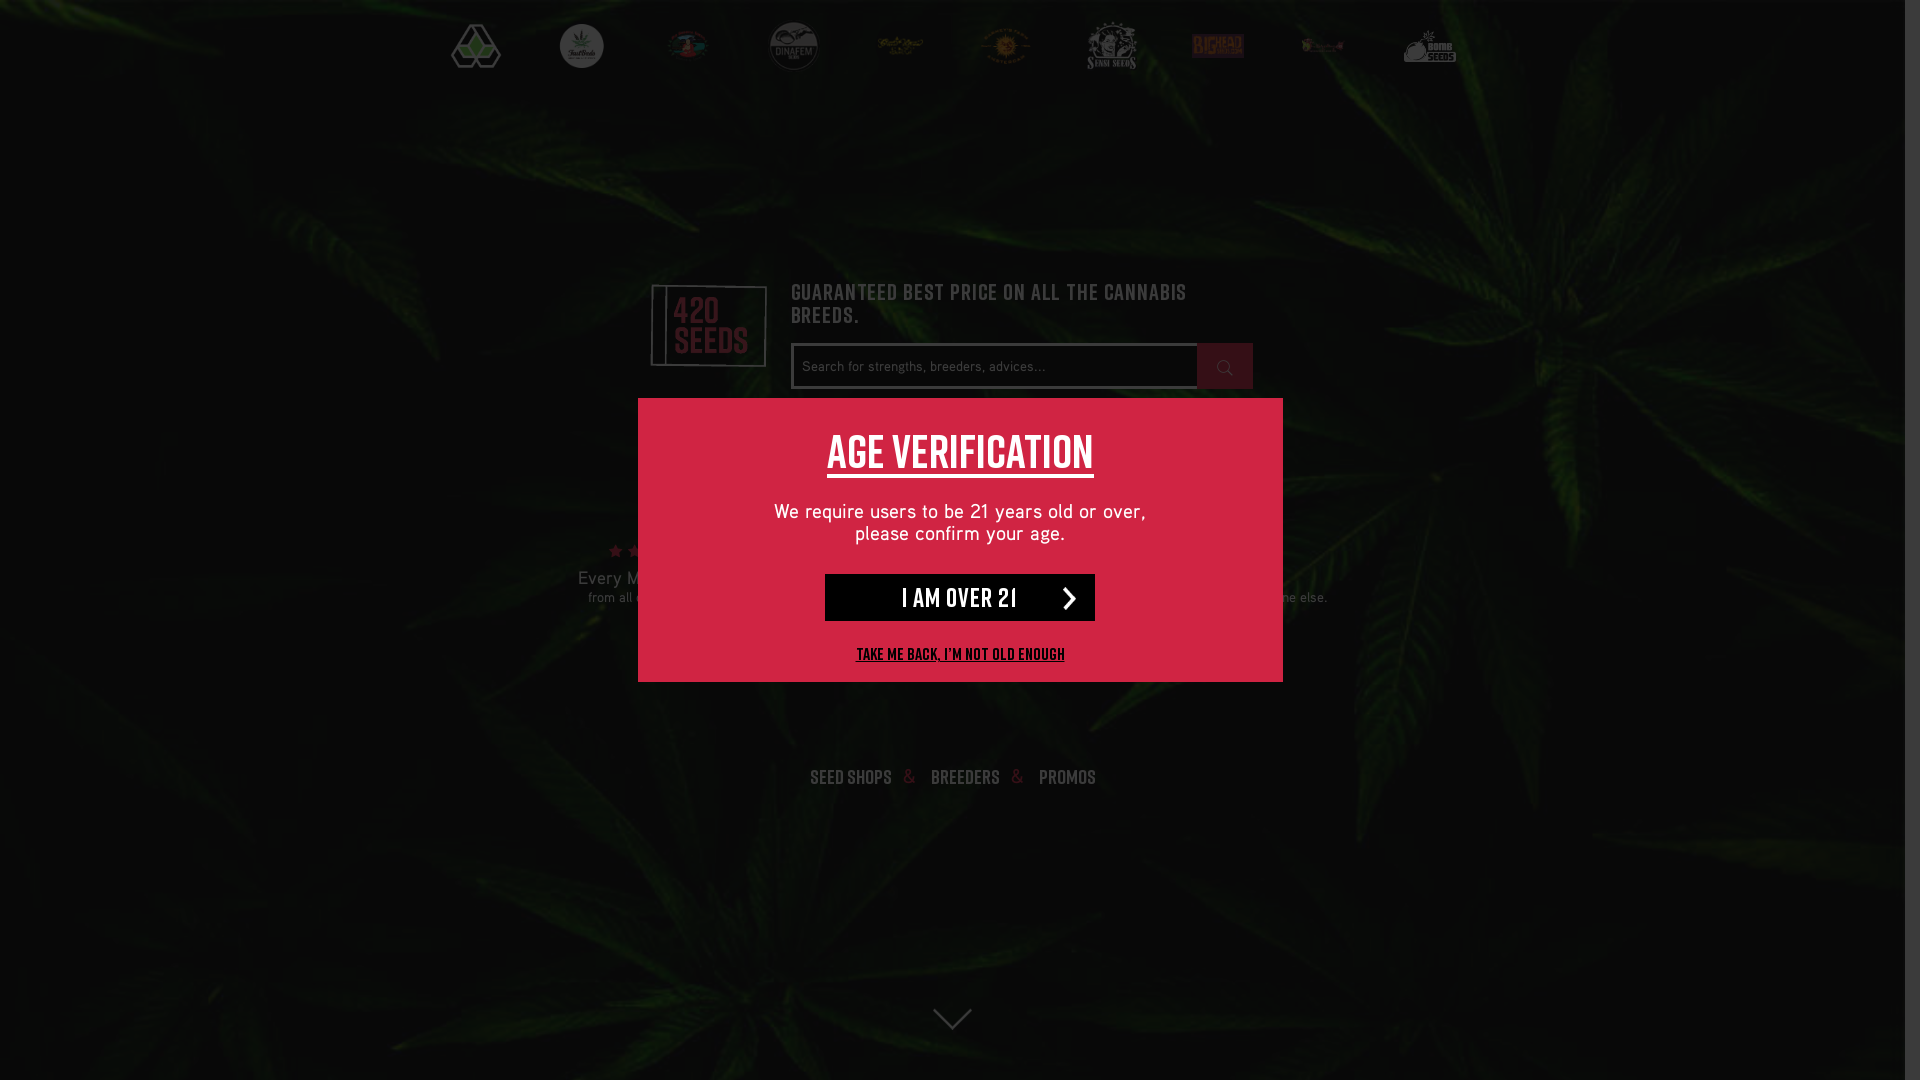 This screenshot has height=1080, width=1920. I want to click on 'Bomb Seeds', so click(1428, 55).